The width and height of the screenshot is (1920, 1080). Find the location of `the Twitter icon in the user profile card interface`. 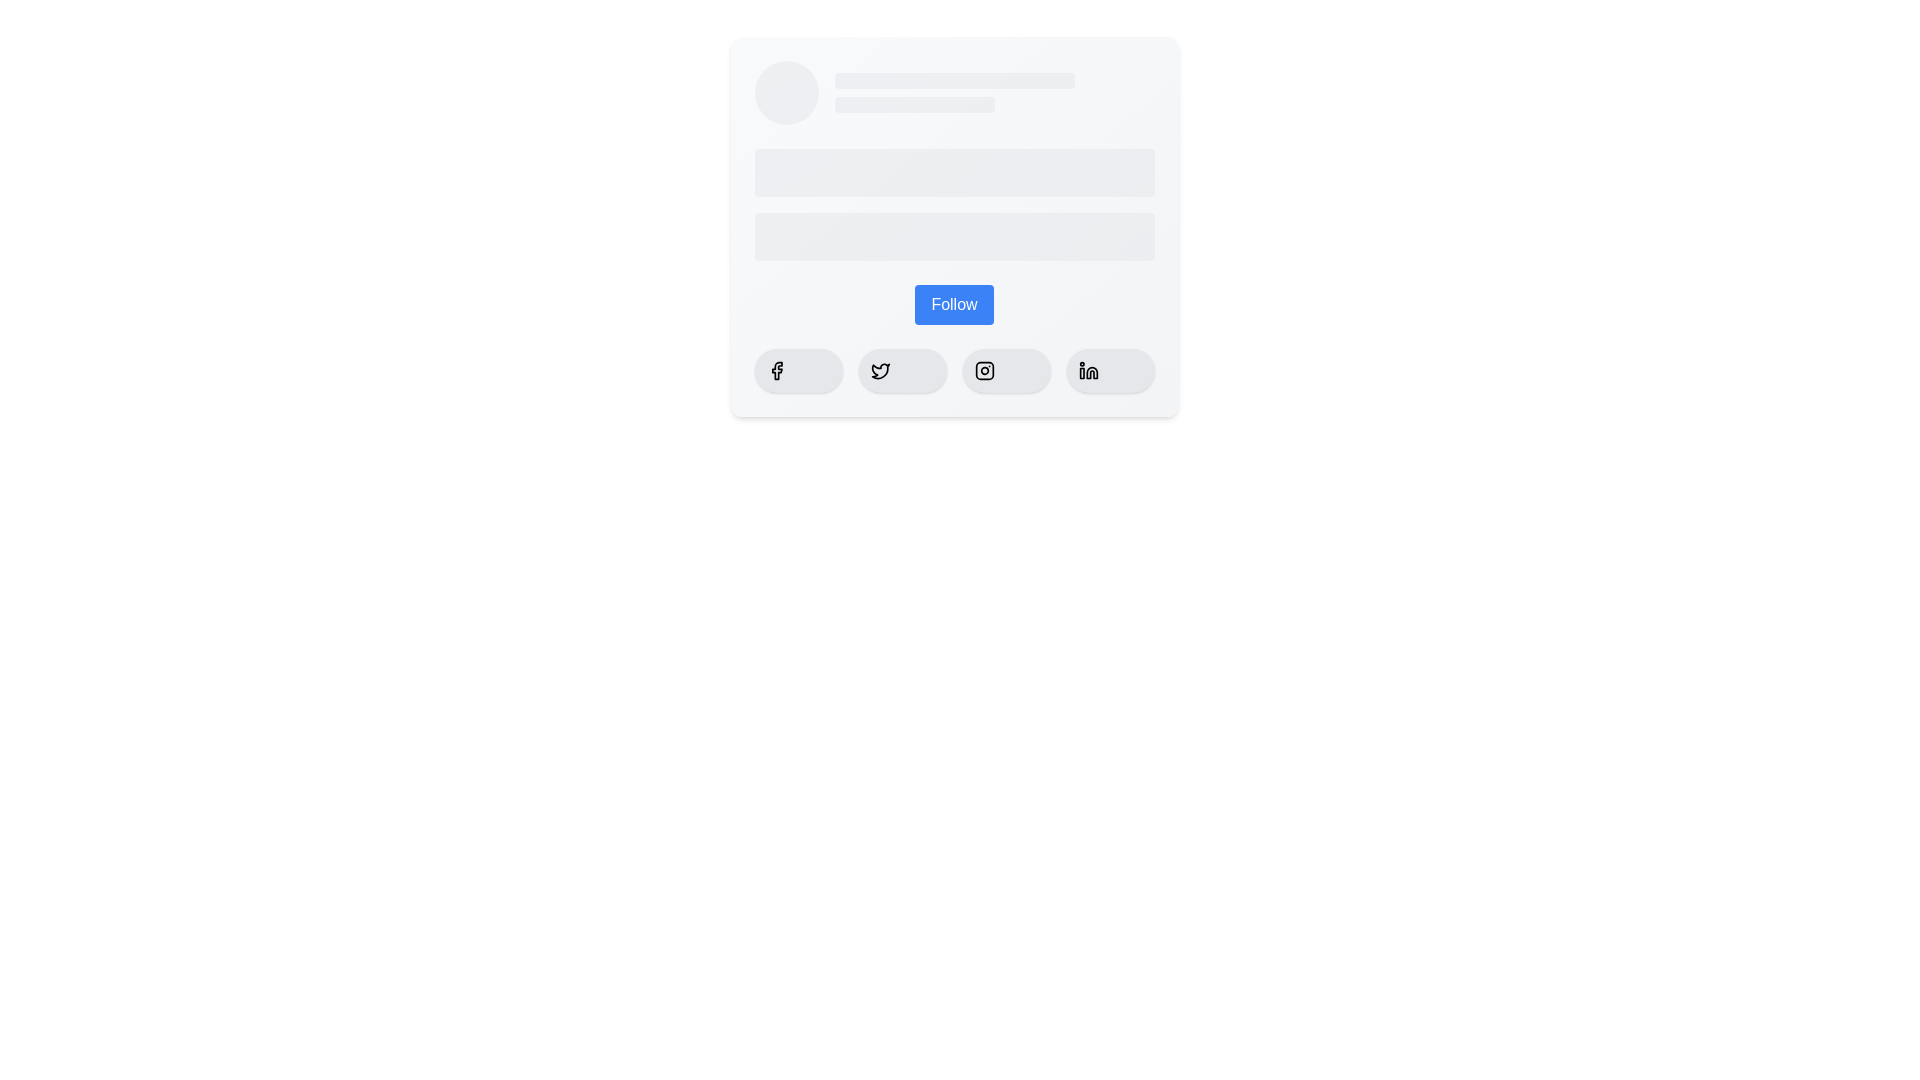

the Twitter icon in the user profile card interface is located at coordinates (880, 371).